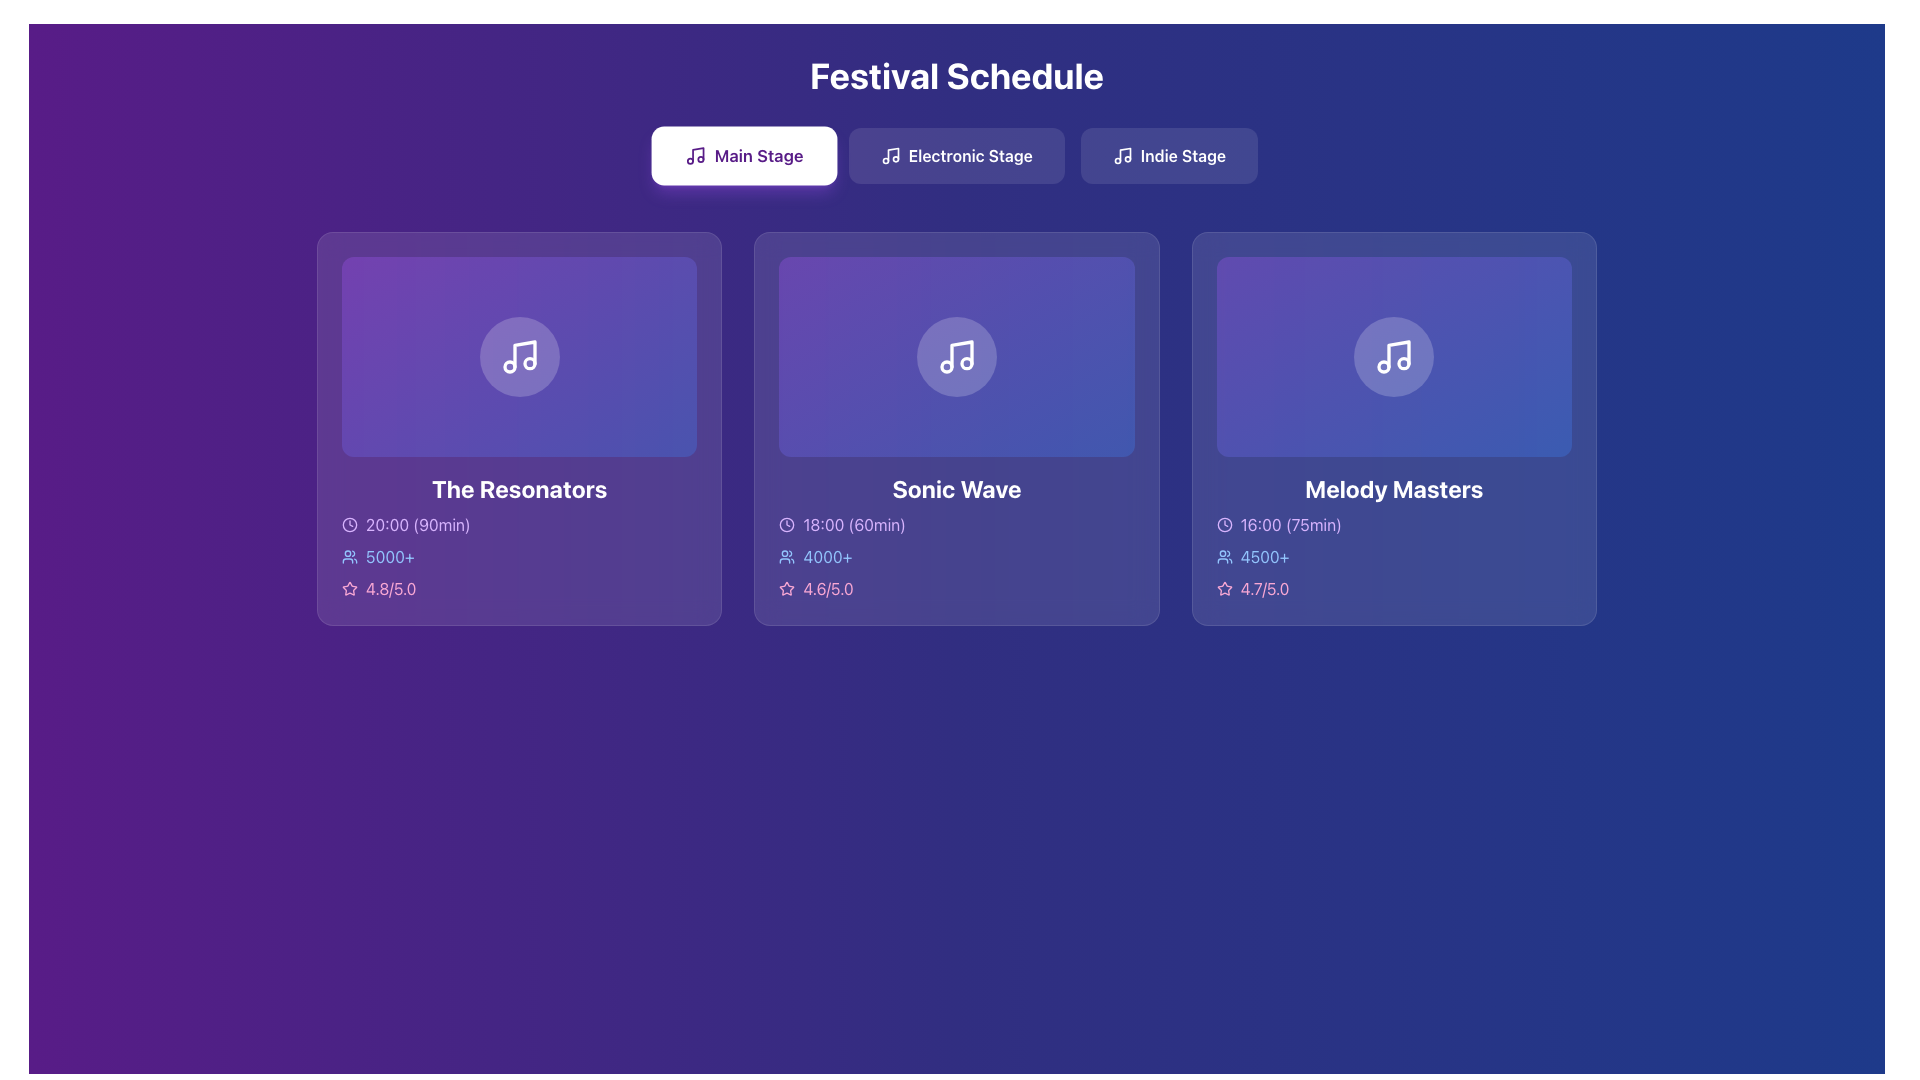  Describe the element at coordinates (854, 523) in the screenshot. I see `text element conveying the start time and duration of the event located centrally under the 'Sonic Wave' heading, aligned with the clock icon` at that location.